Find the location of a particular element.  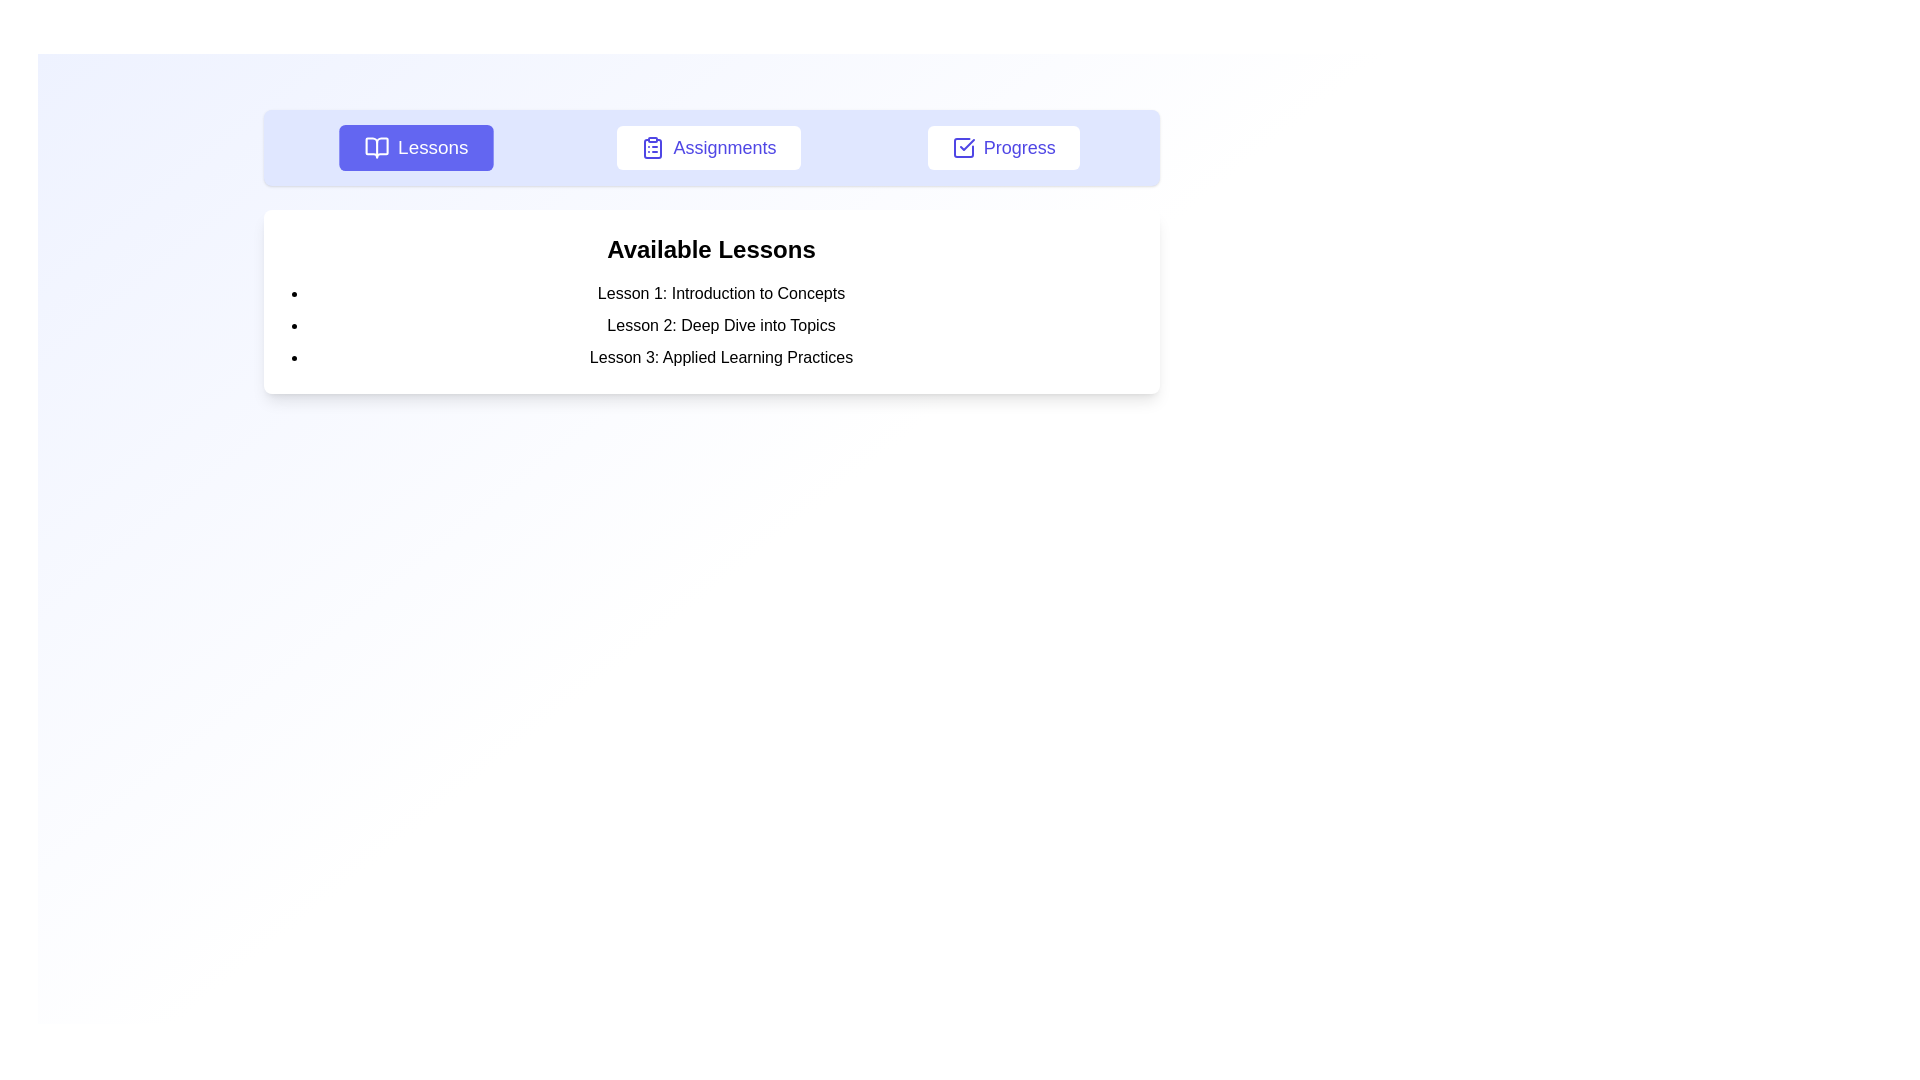

the non-interactive text element that serves as a label for the first lesson in the 'Available Lessons' section, positioned above 'Lesson 2: Deep Dive into Topics' is located at coordinates (720, 293).